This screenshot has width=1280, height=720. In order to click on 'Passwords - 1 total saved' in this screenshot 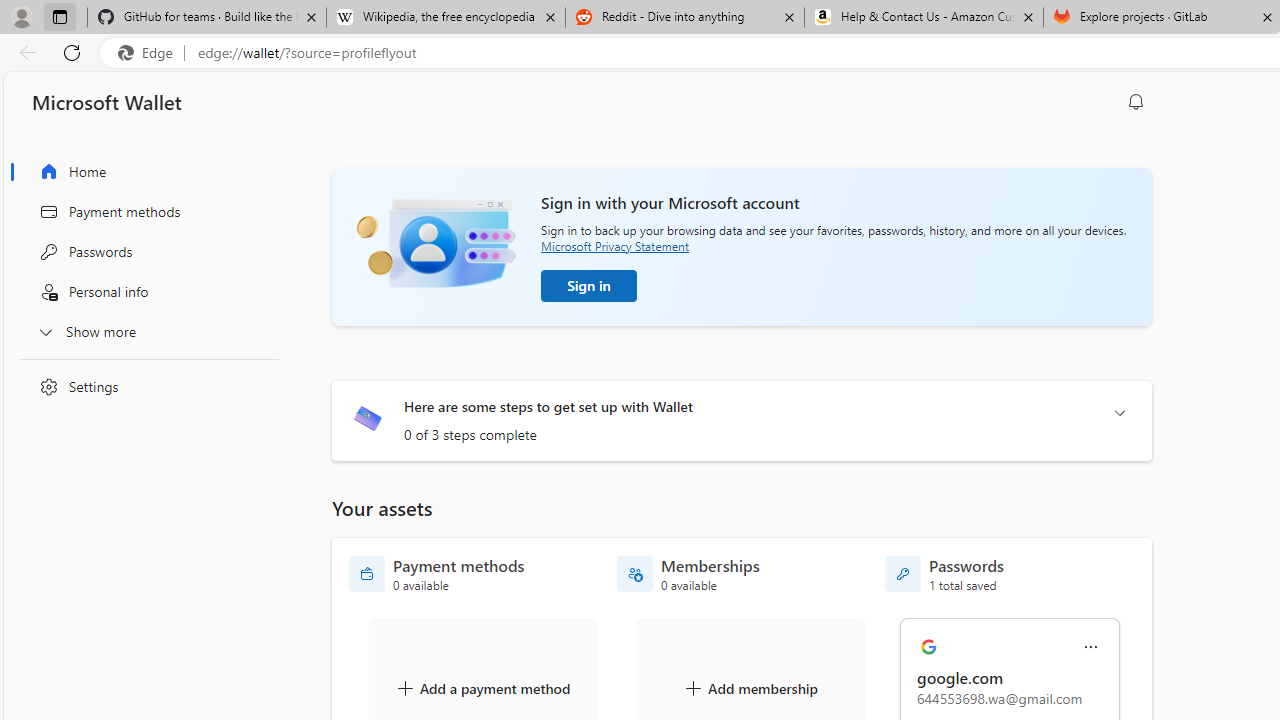, I will do `click(943, 574)`.